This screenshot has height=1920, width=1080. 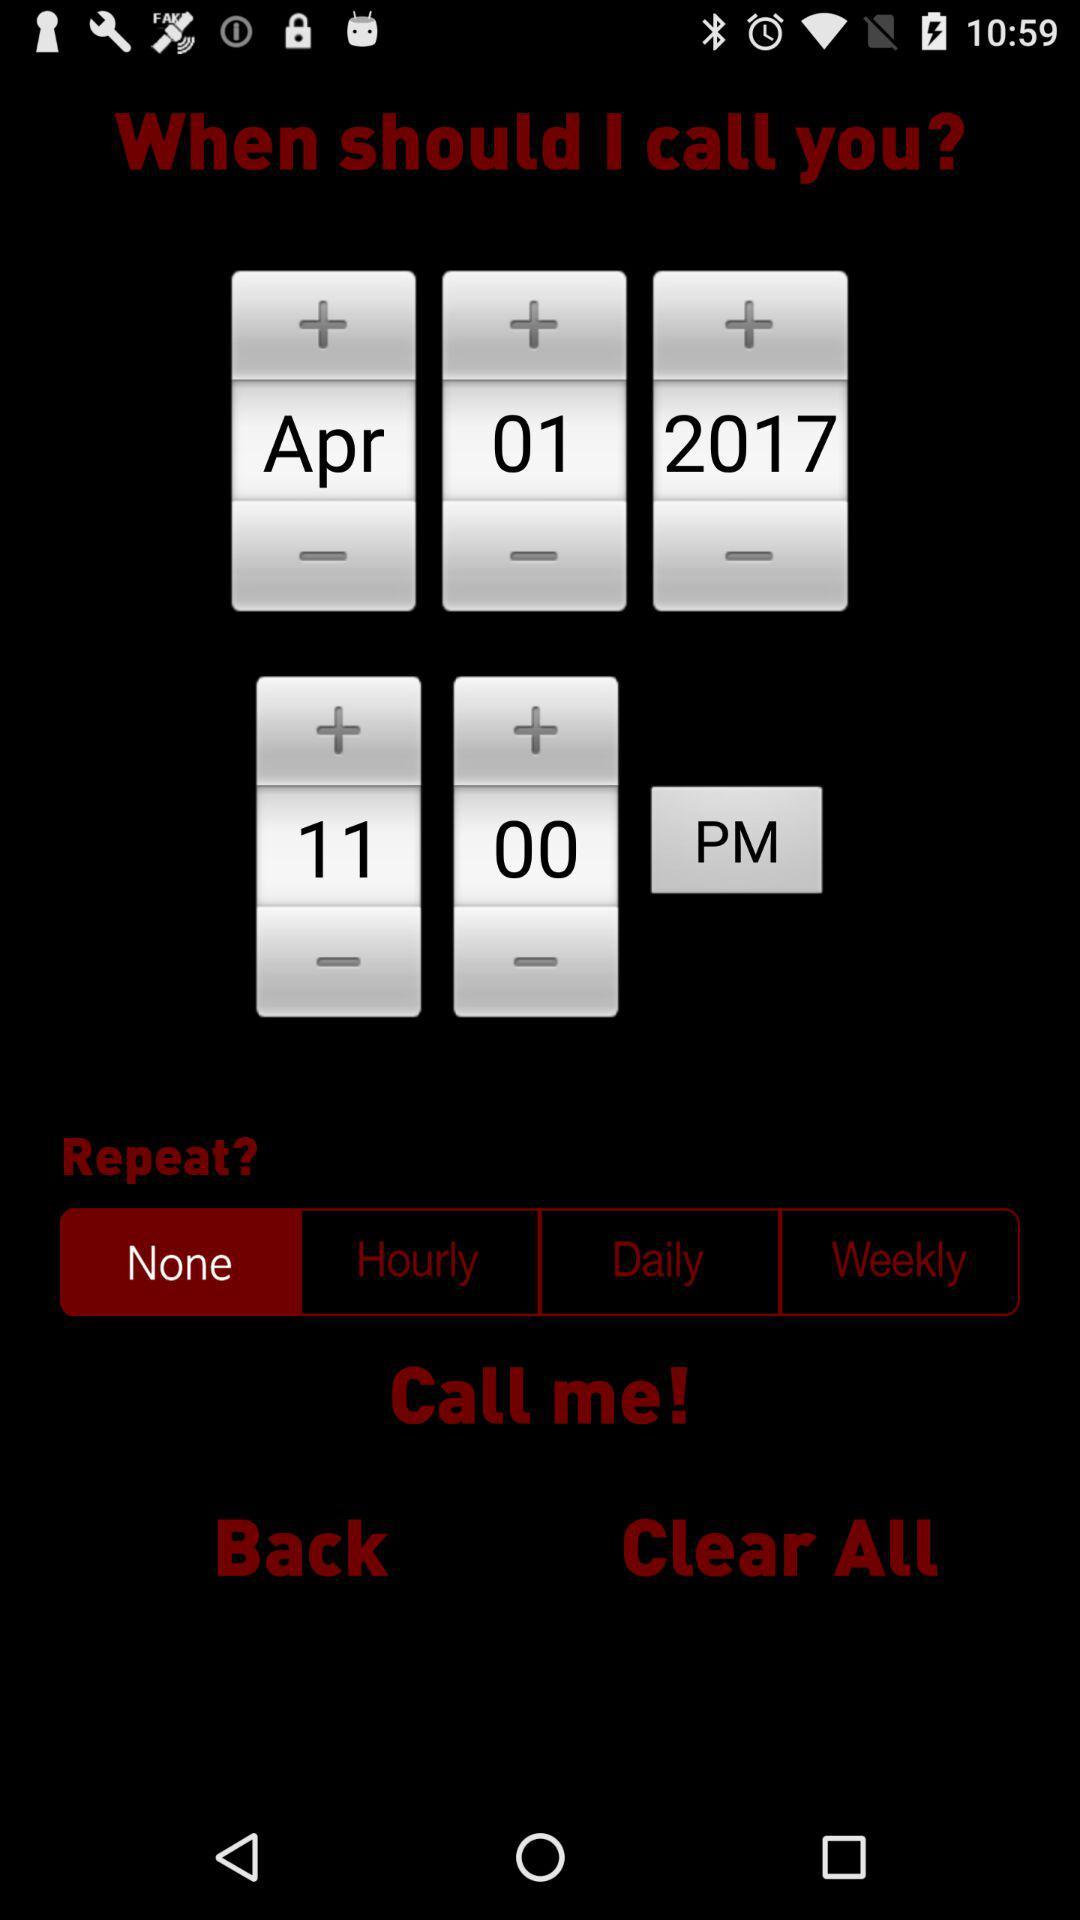 I want to click on repeat hourly, so click(x=419, y=1261).